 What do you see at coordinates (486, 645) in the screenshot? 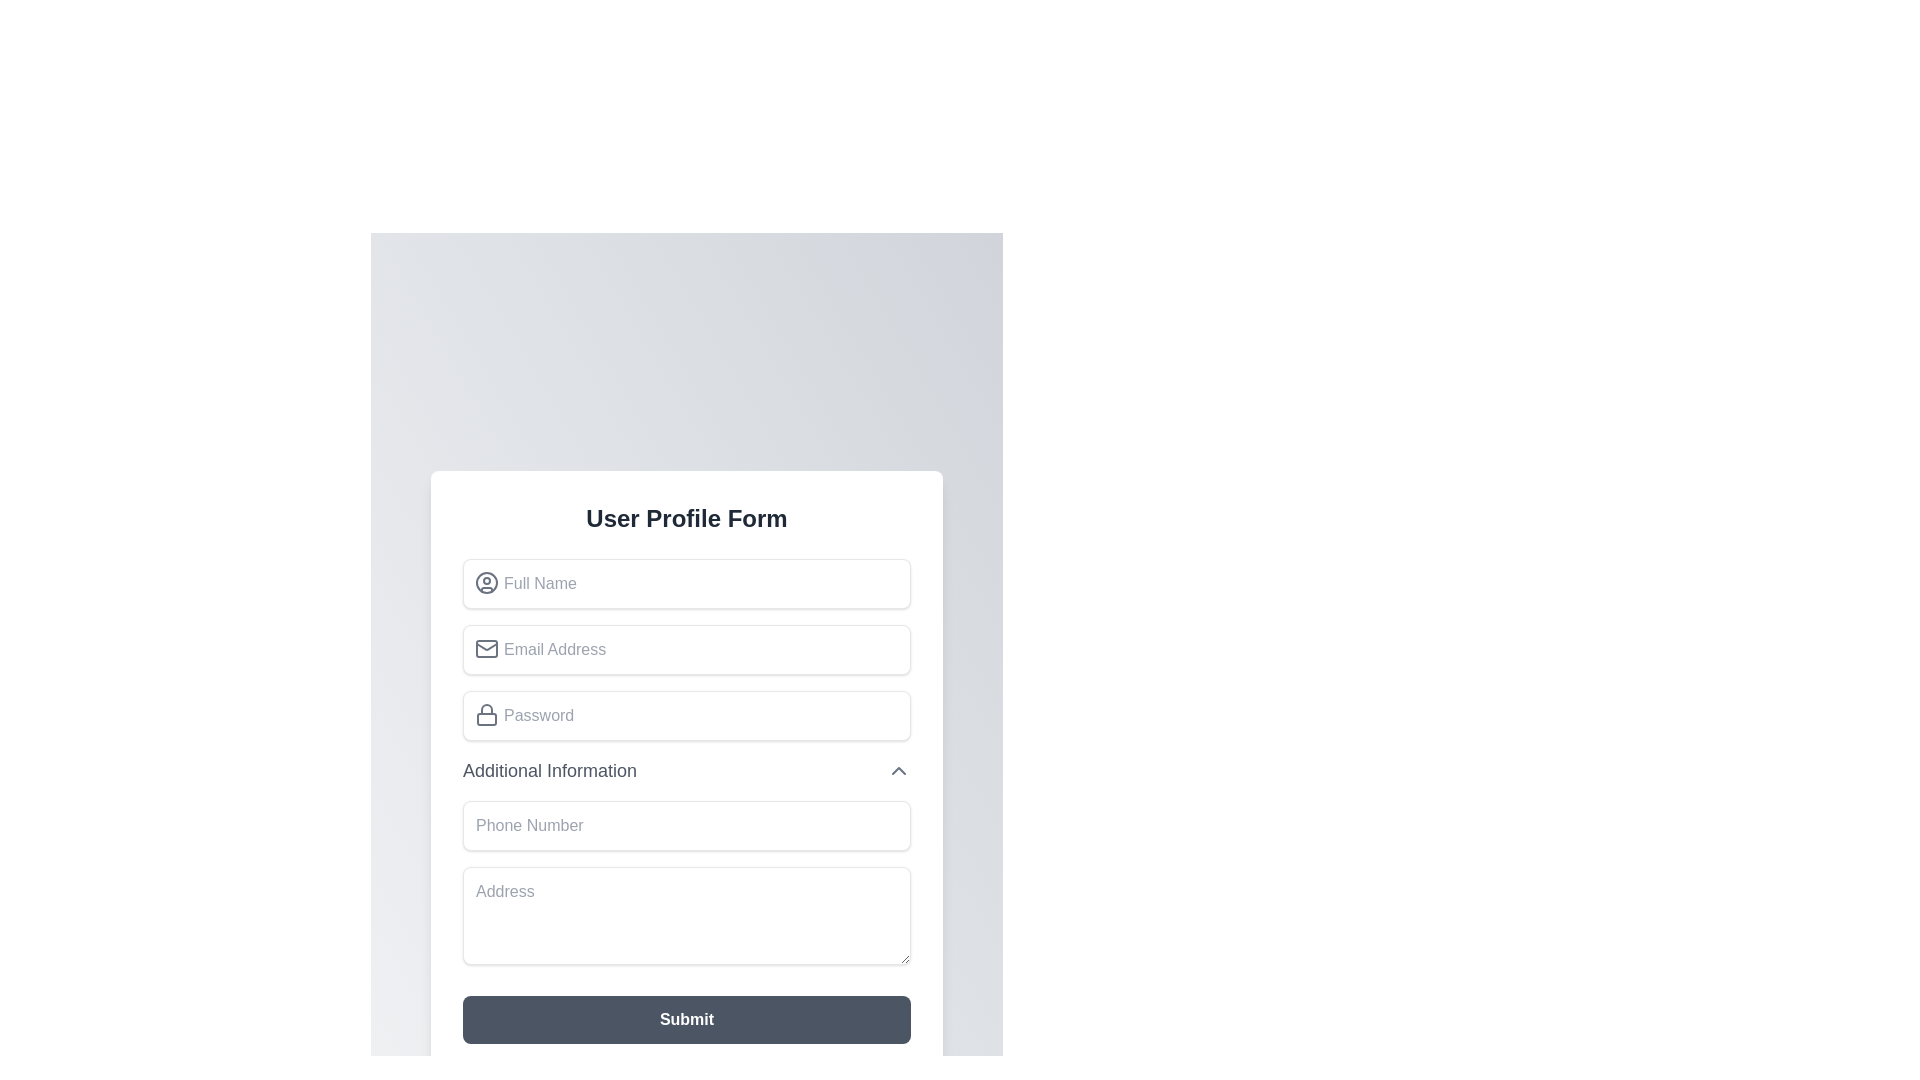
I see `the decorative envelope icon component located inside the SVG graphic to the left of the 'Email Address' text input field in the user profile form` at bounding box center [486, 645].